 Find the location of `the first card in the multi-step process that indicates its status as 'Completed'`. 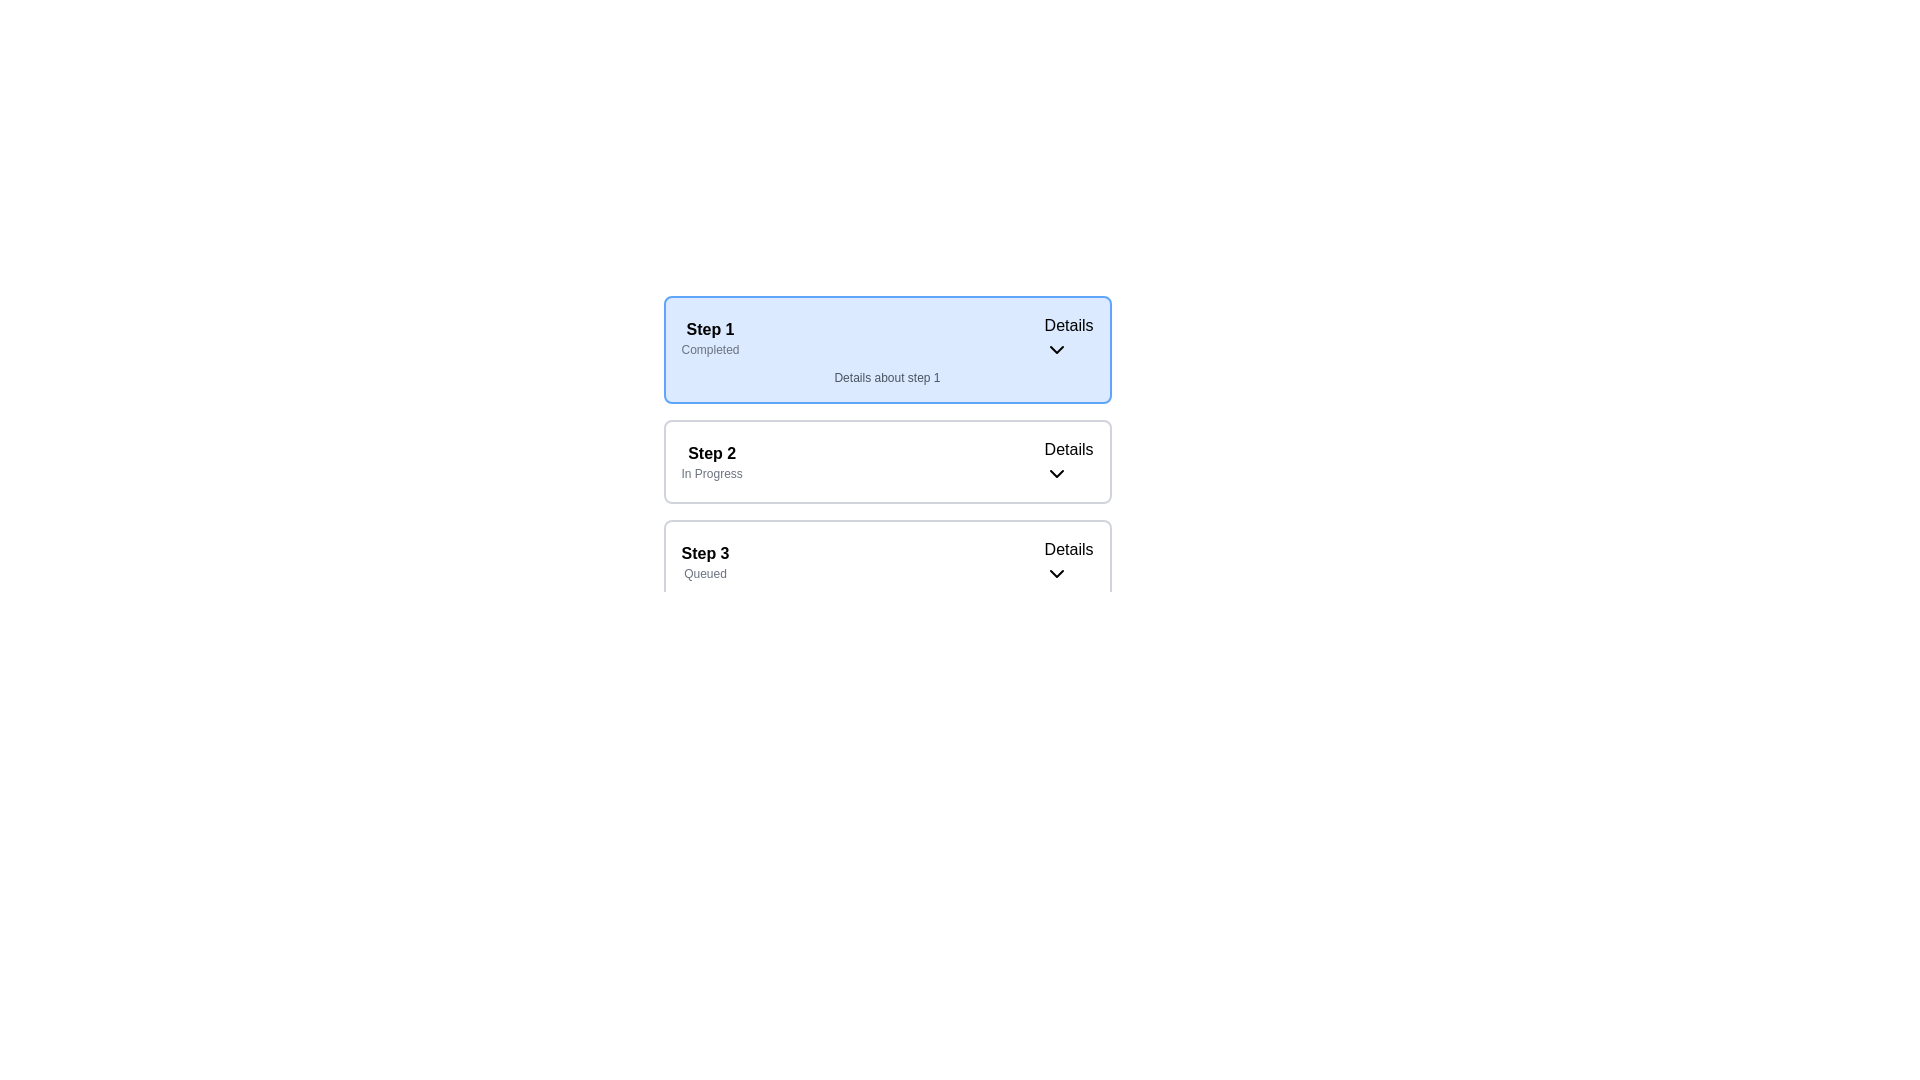

the first card in the multi-step process that indicates its status as 'Completed' is located at coordinates (886, 349).